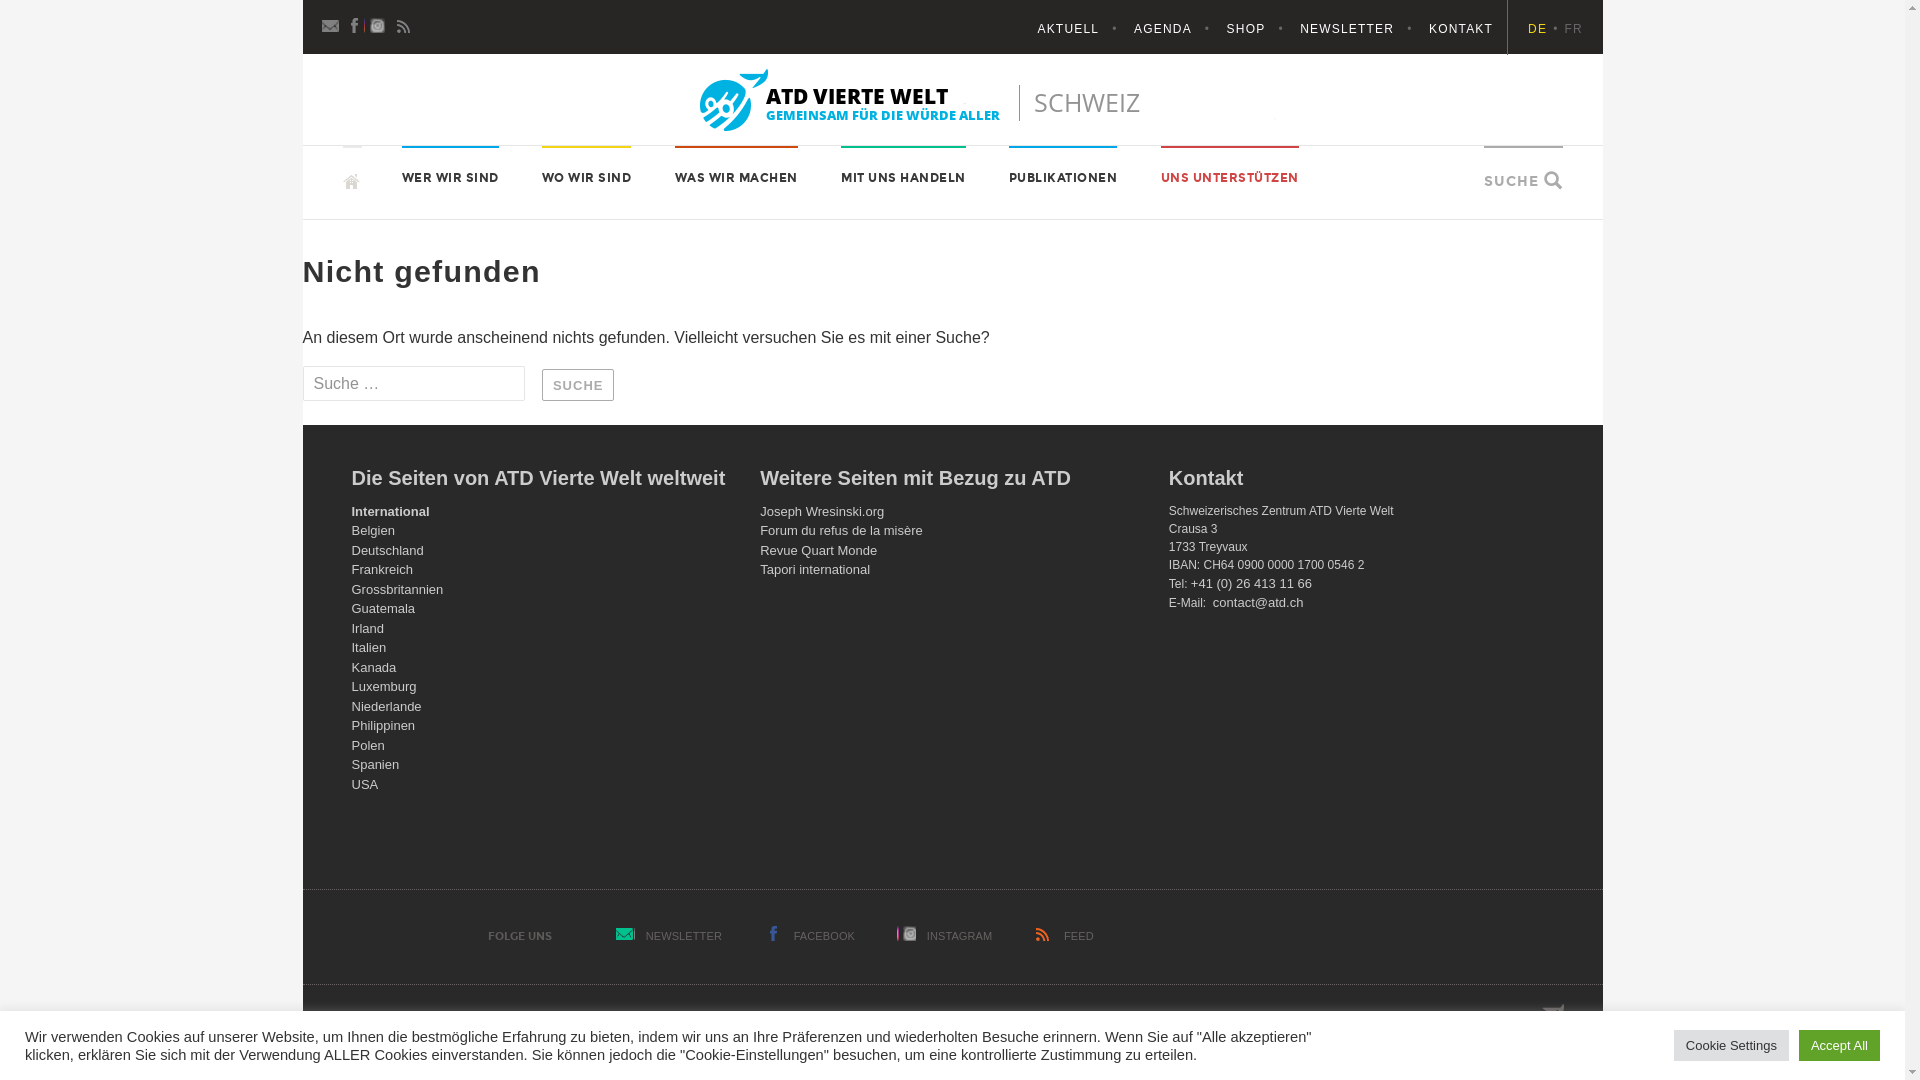 Image resolution: width=1920 pixels, height=1080 pixels. I want to click on 'DE', so click(1544, 29).